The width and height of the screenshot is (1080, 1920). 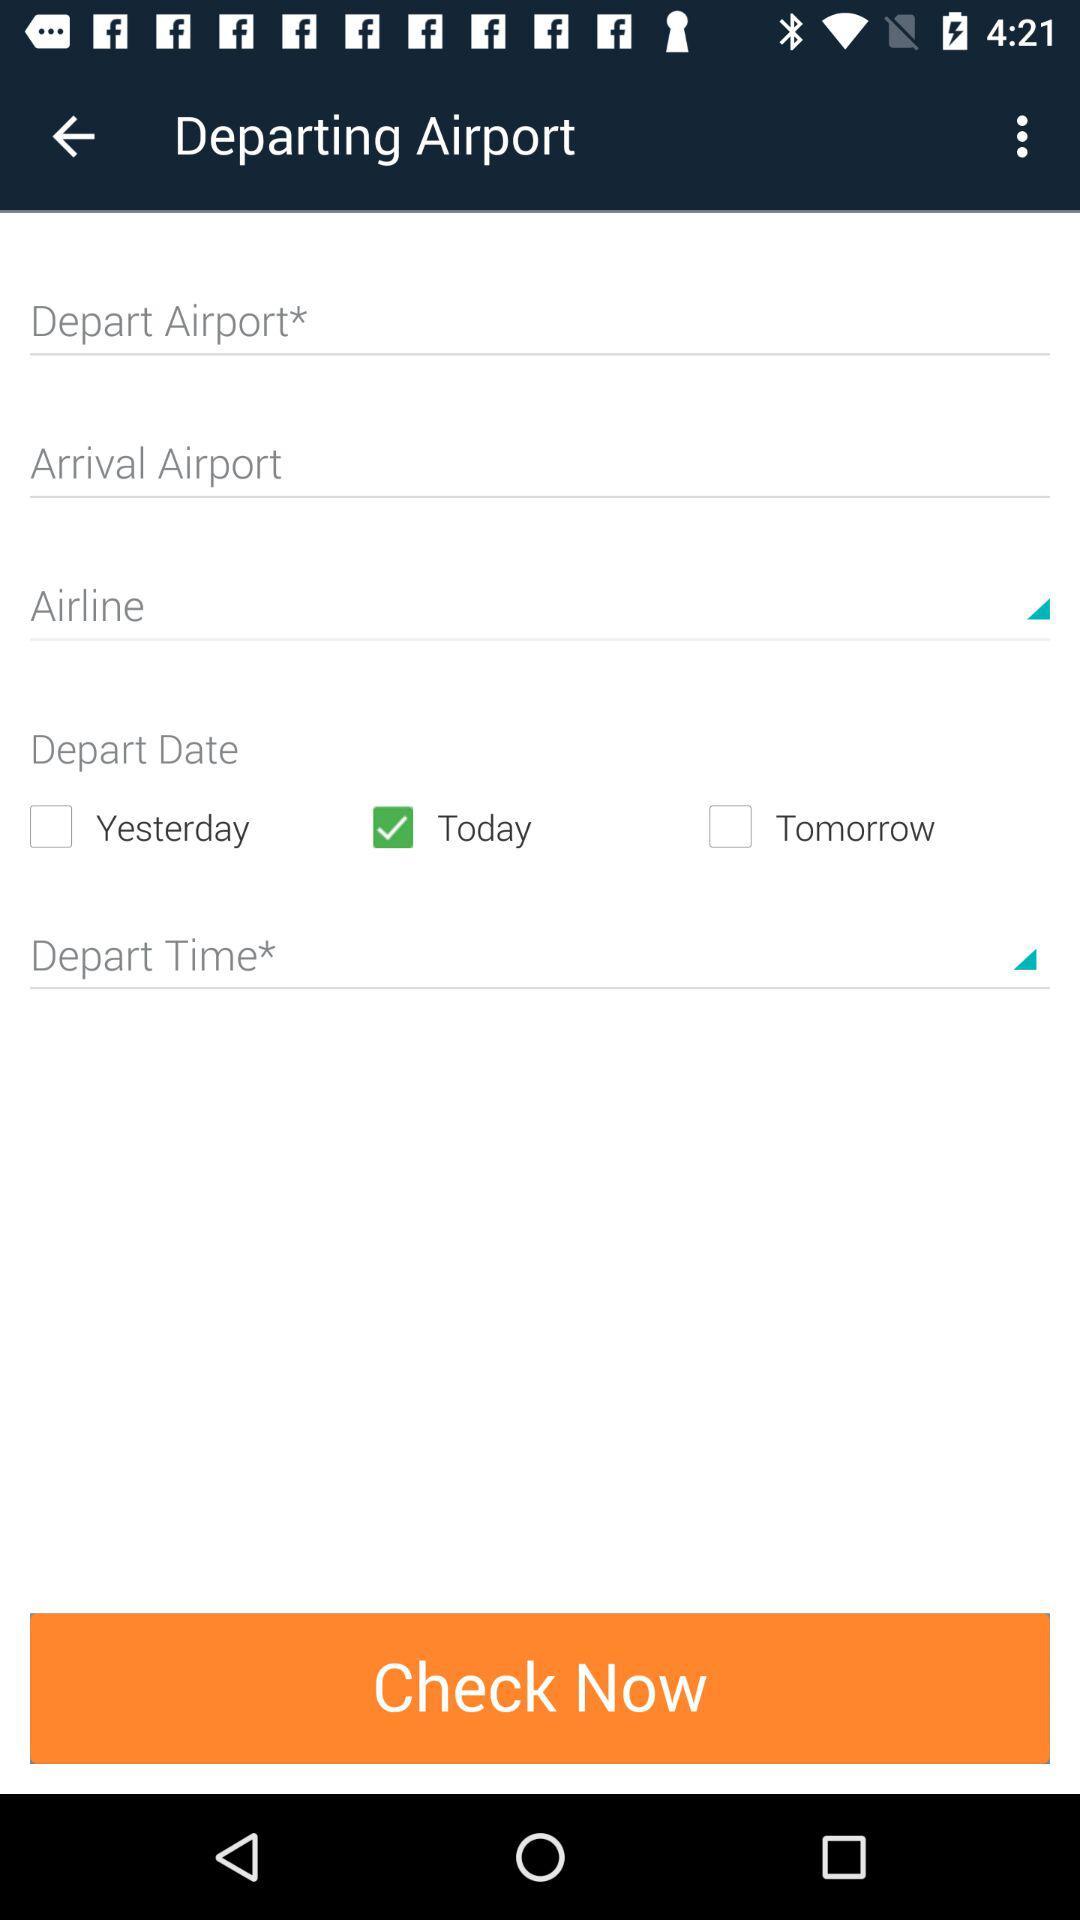 What do you see at coordinates (878, 826) in the screenshot?
I see `button beside today` at bounding box center [878, 826].